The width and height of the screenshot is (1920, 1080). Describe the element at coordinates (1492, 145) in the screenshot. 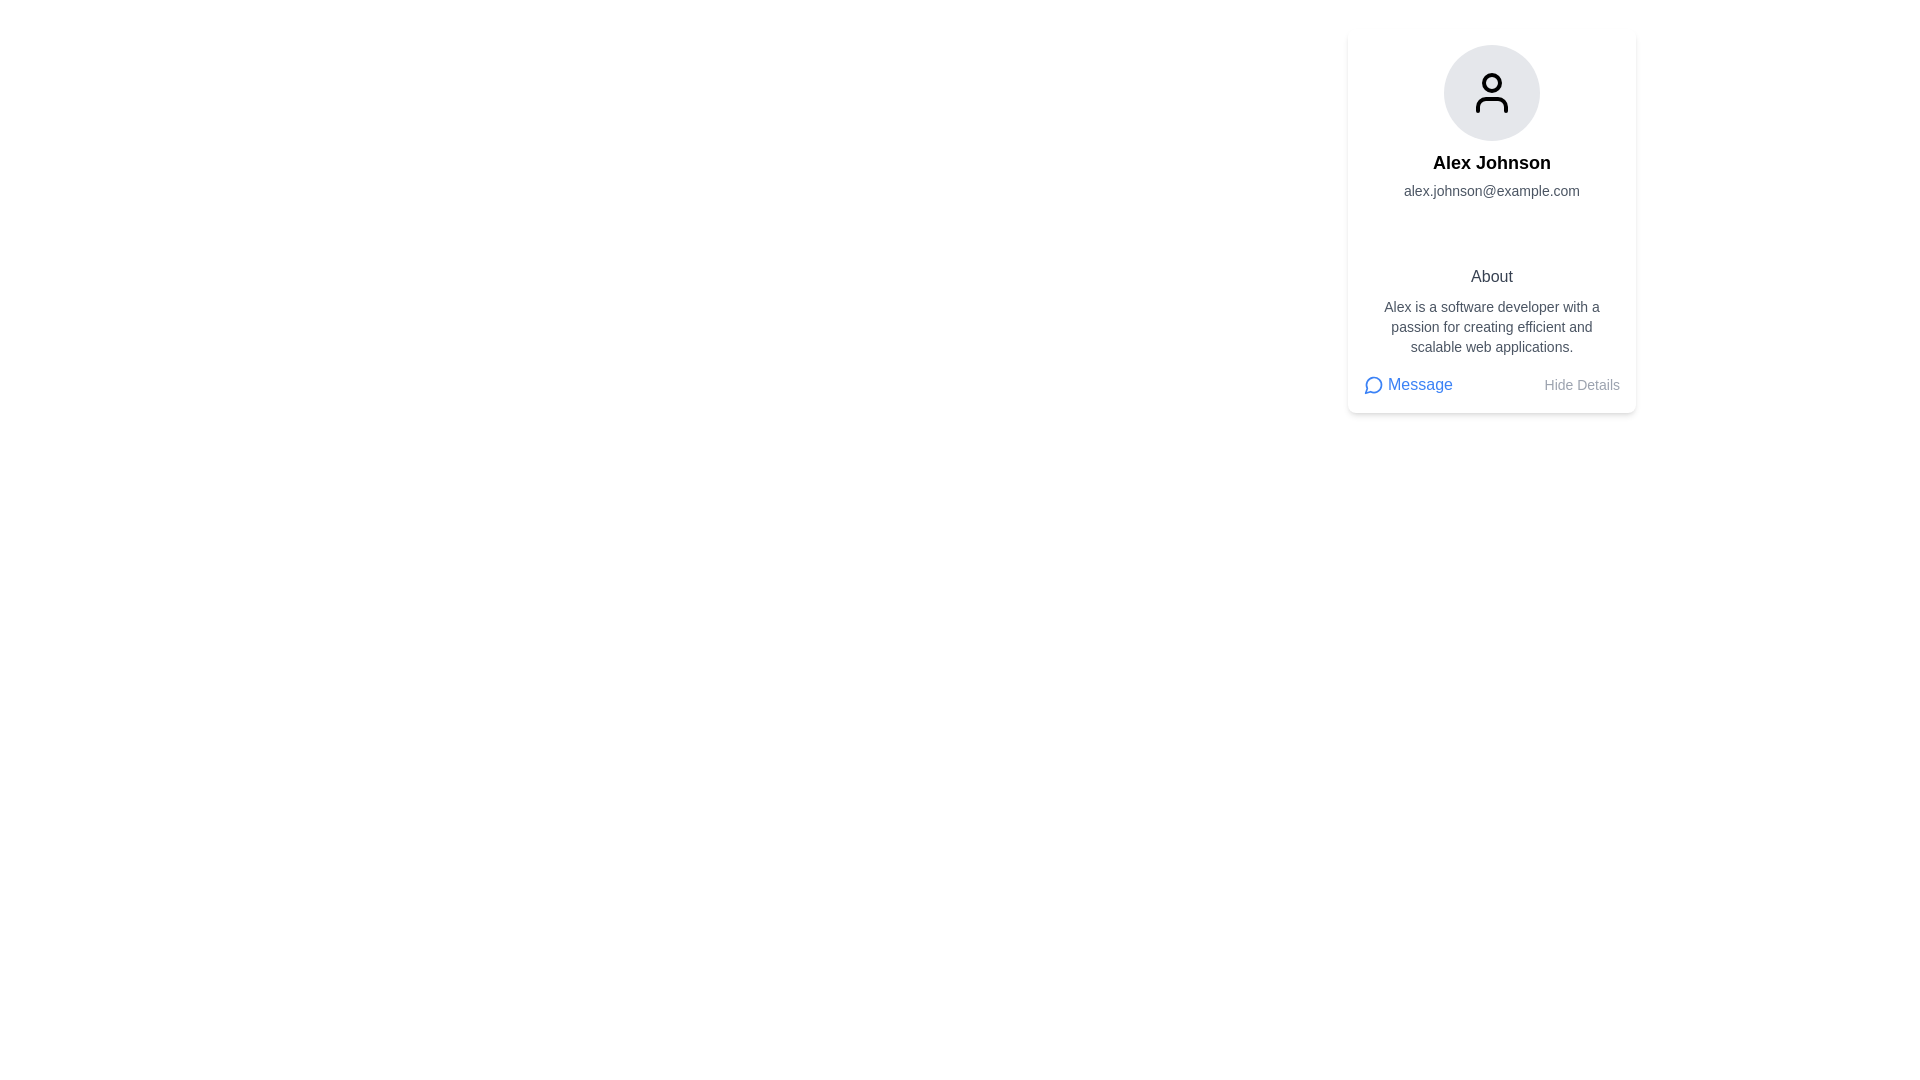

I see `the name 'Alex Johnson' in the Profile Display Section` at that location.